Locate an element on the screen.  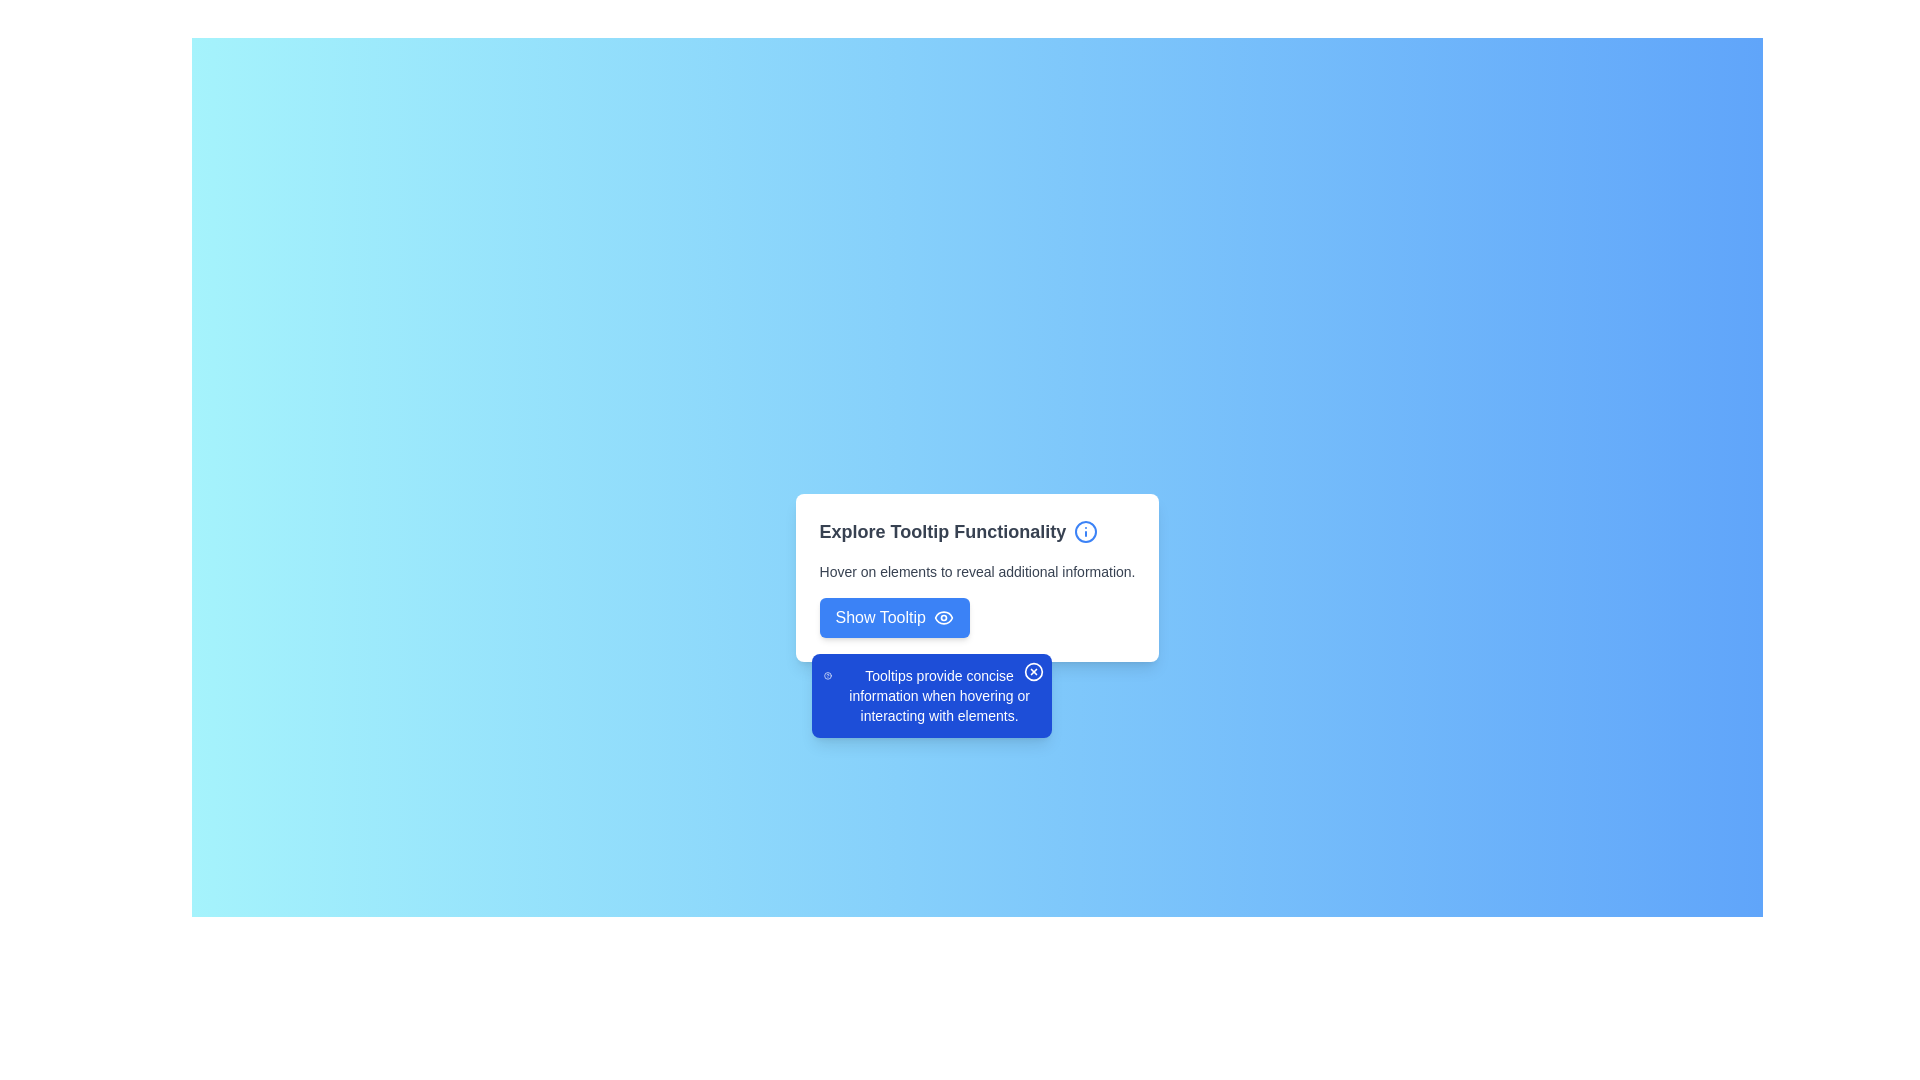
the static text element that provides instructions about the tooltip functionality, located below the 'Explore Tooltip Functionality' header and above the 'Show Tooltip' button is located at coordinates (977, 571).